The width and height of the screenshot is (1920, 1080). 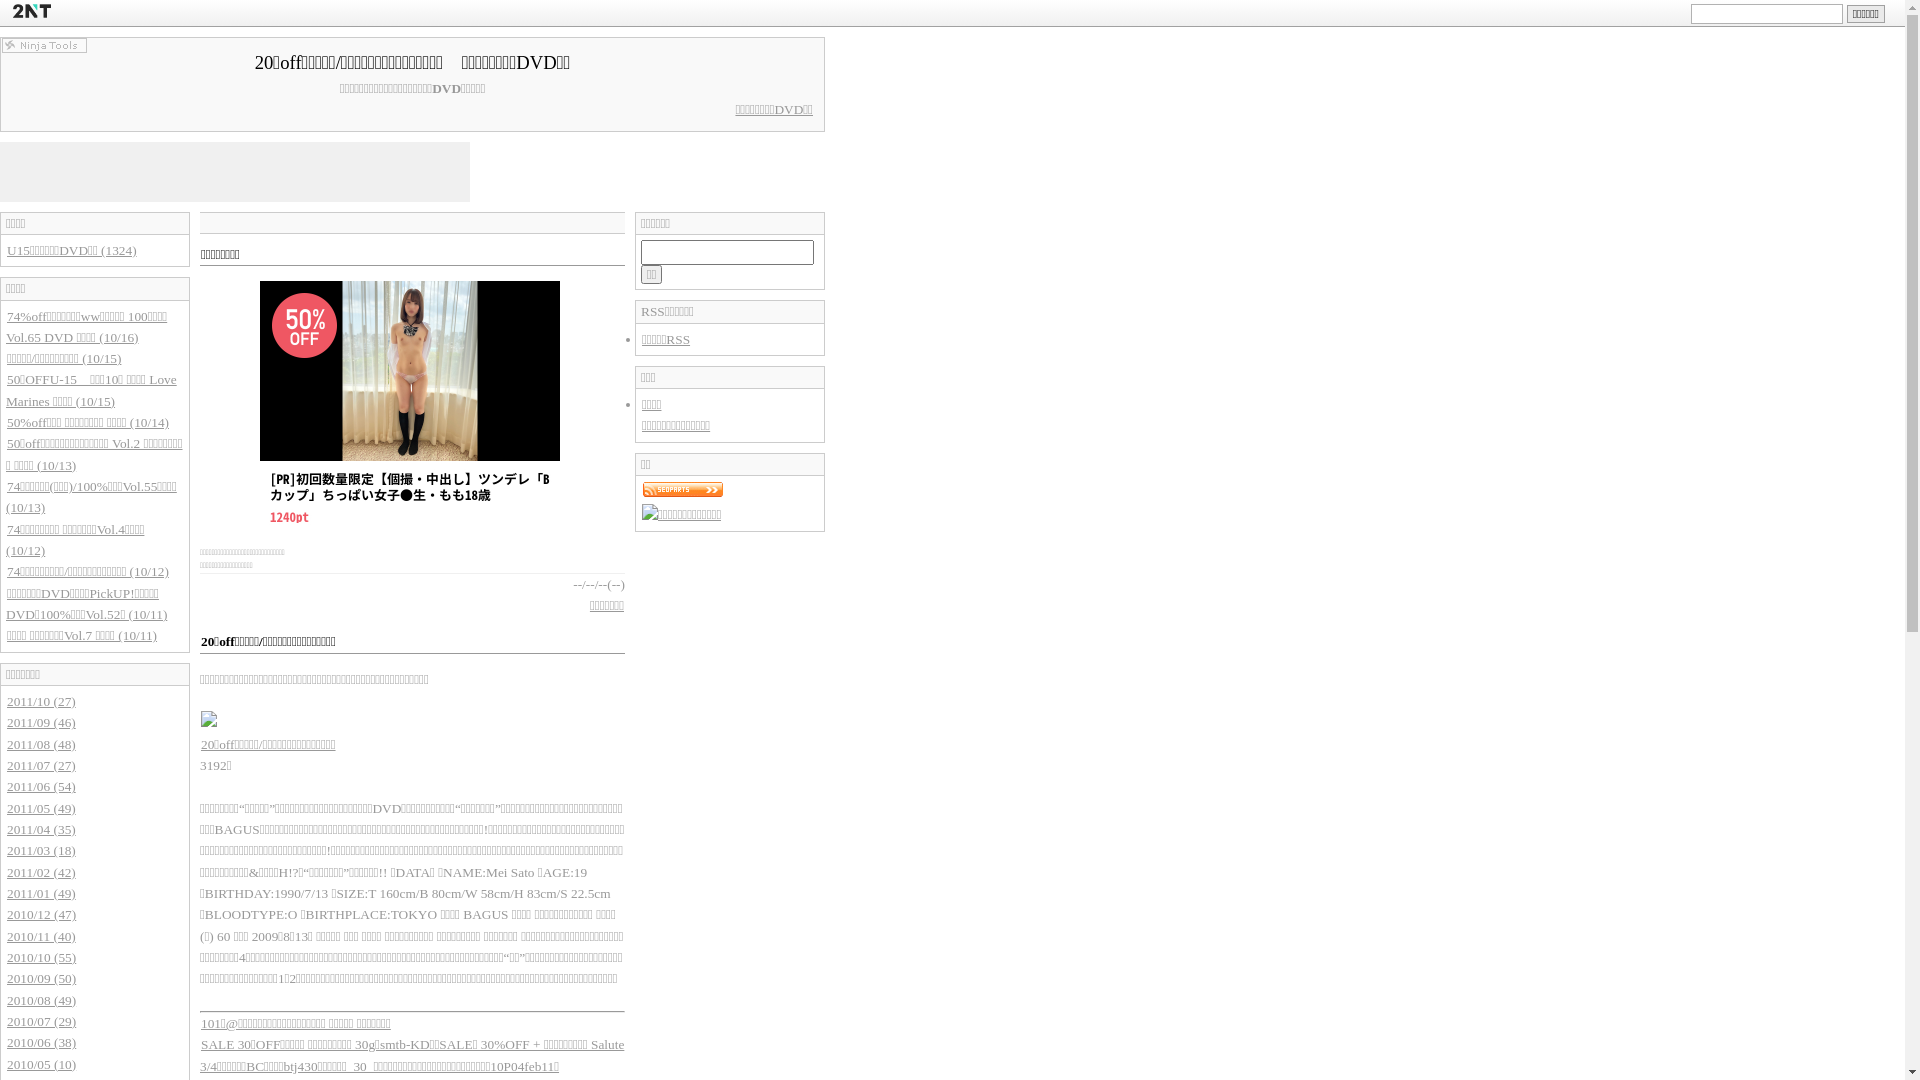 I want to click on '2011/03 (18)', so click(x=41, y=850).